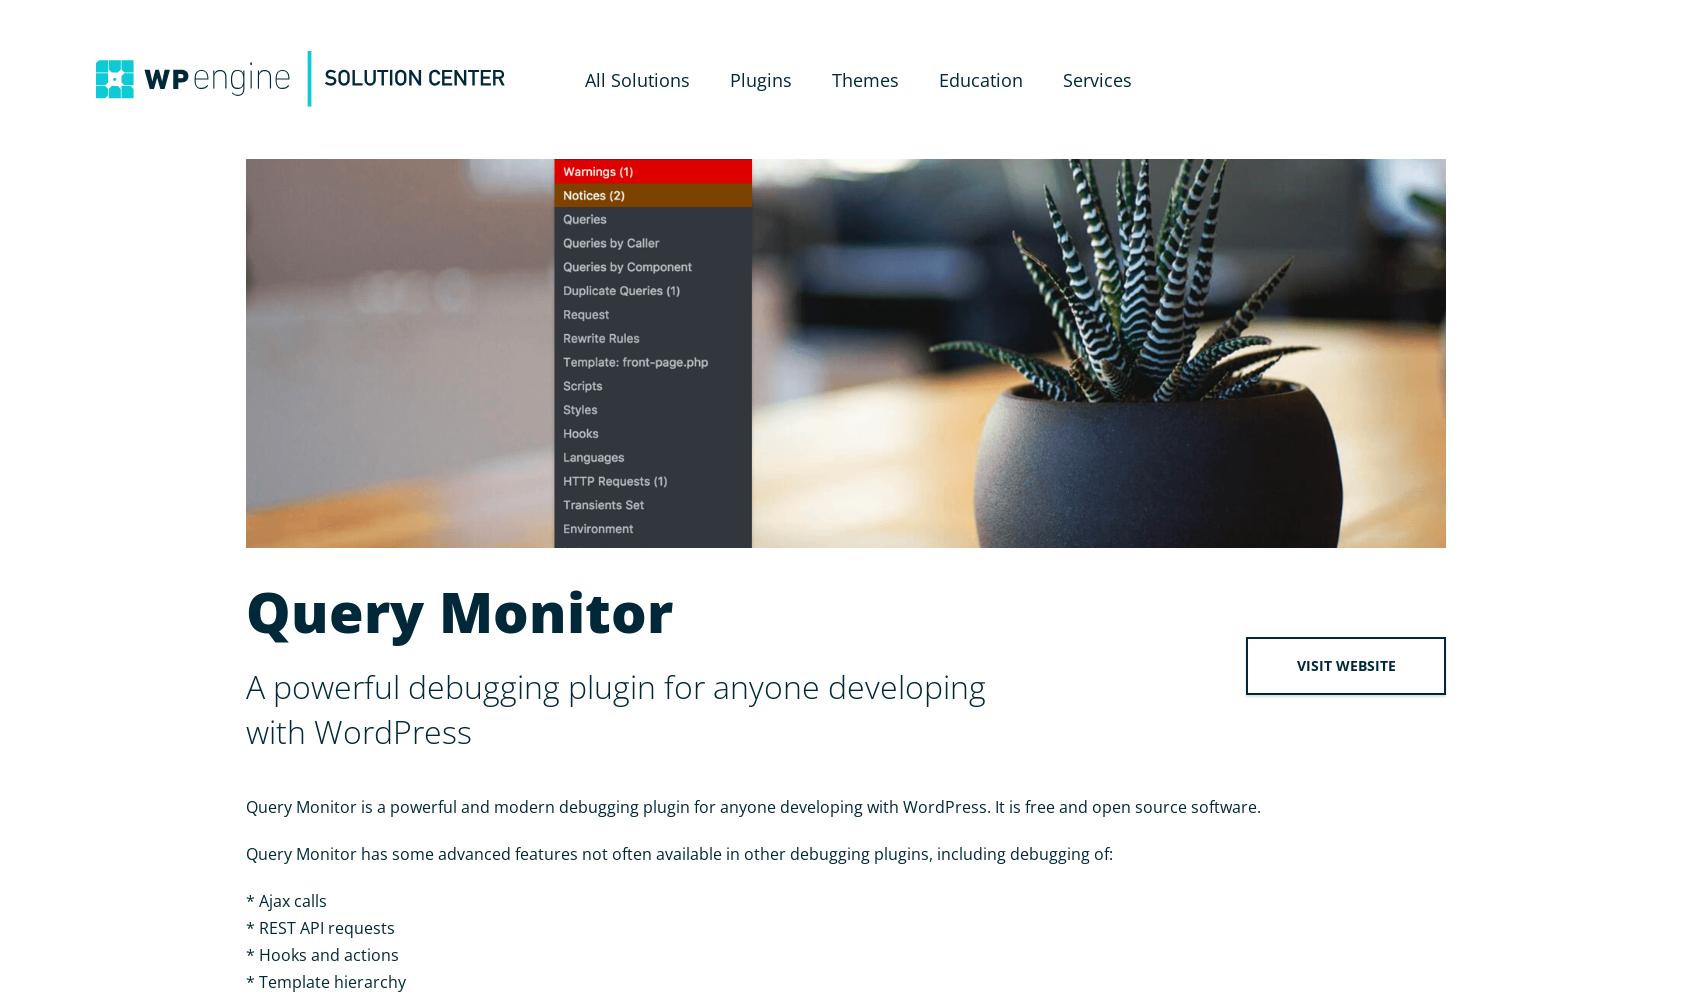  I want to click on 'Query Monitor is a powerful and modern debugging plugin for anyone developing with WordPress. It is free and open source software.', so click(246, 807).